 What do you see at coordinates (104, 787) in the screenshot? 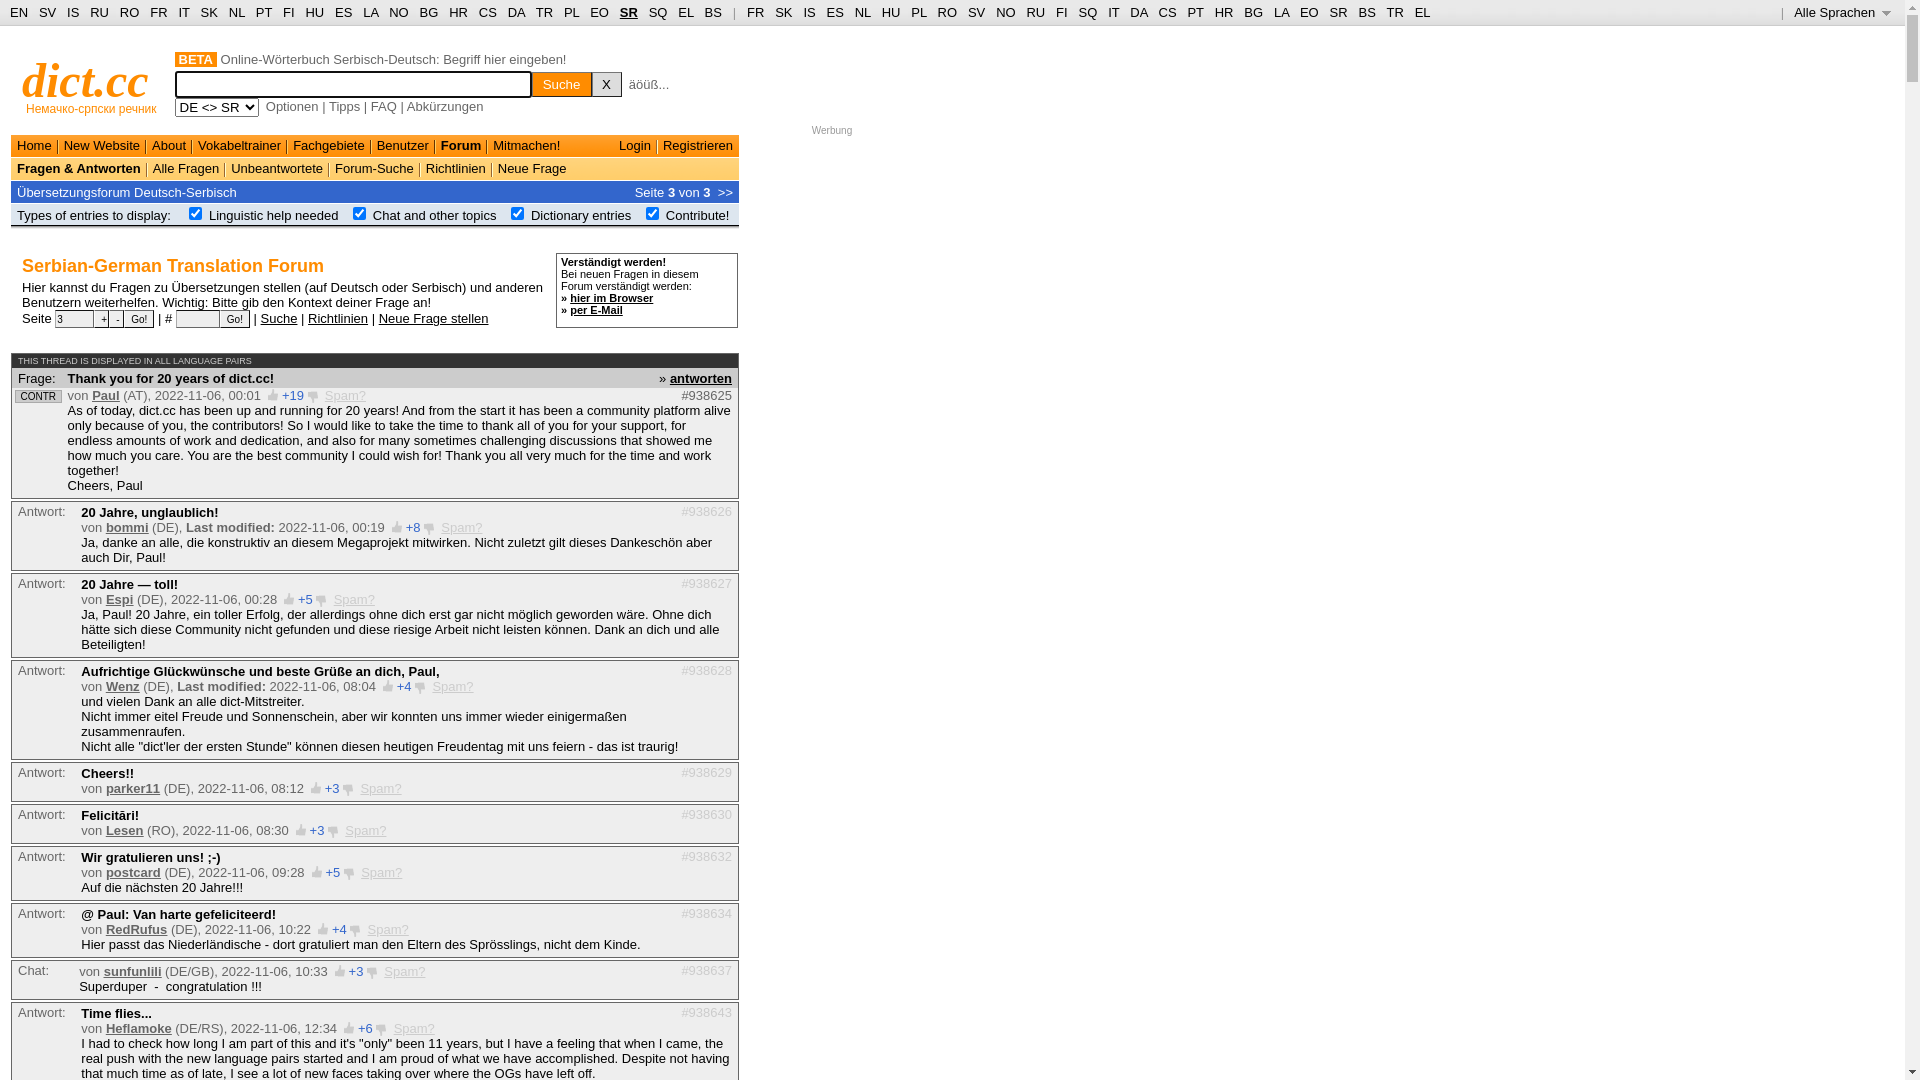
I see `'parker11'` at bounding box center [104, 787].